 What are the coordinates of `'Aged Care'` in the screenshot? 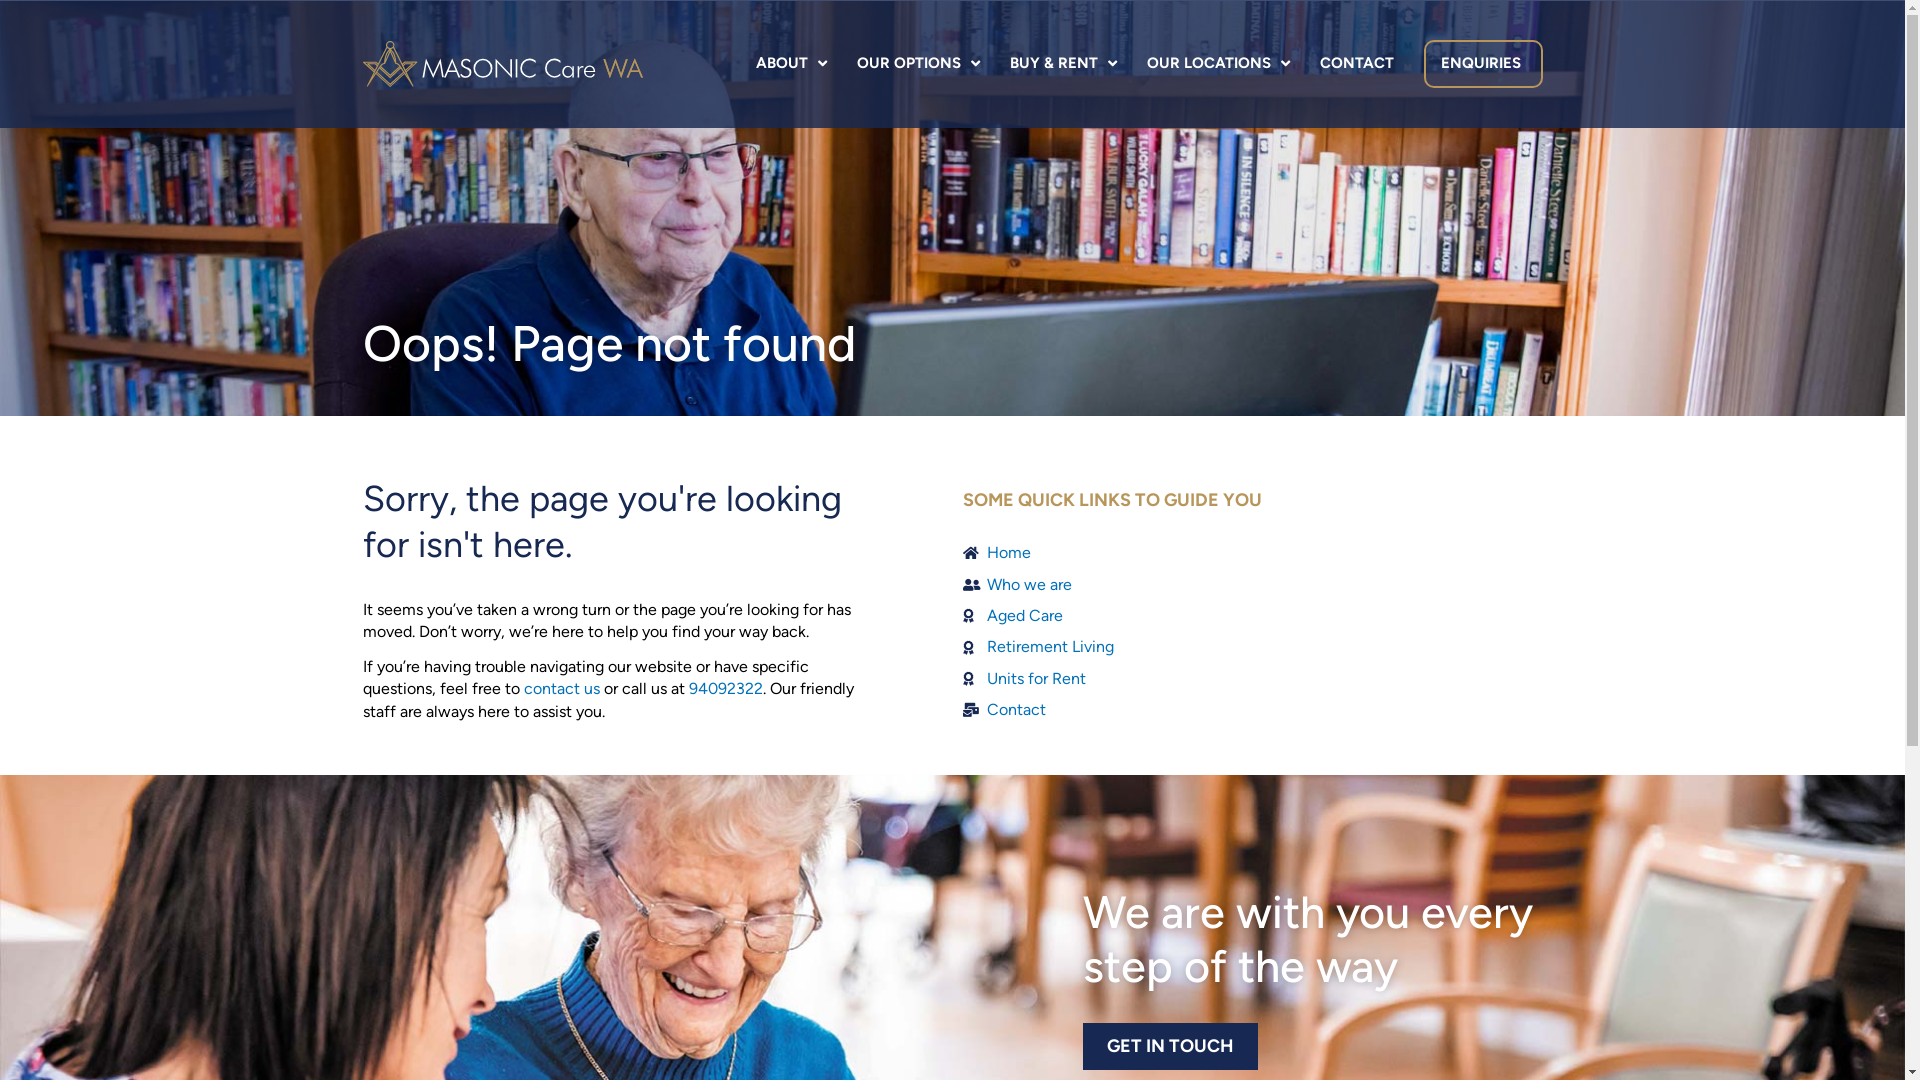 It's located at (1251, 615).